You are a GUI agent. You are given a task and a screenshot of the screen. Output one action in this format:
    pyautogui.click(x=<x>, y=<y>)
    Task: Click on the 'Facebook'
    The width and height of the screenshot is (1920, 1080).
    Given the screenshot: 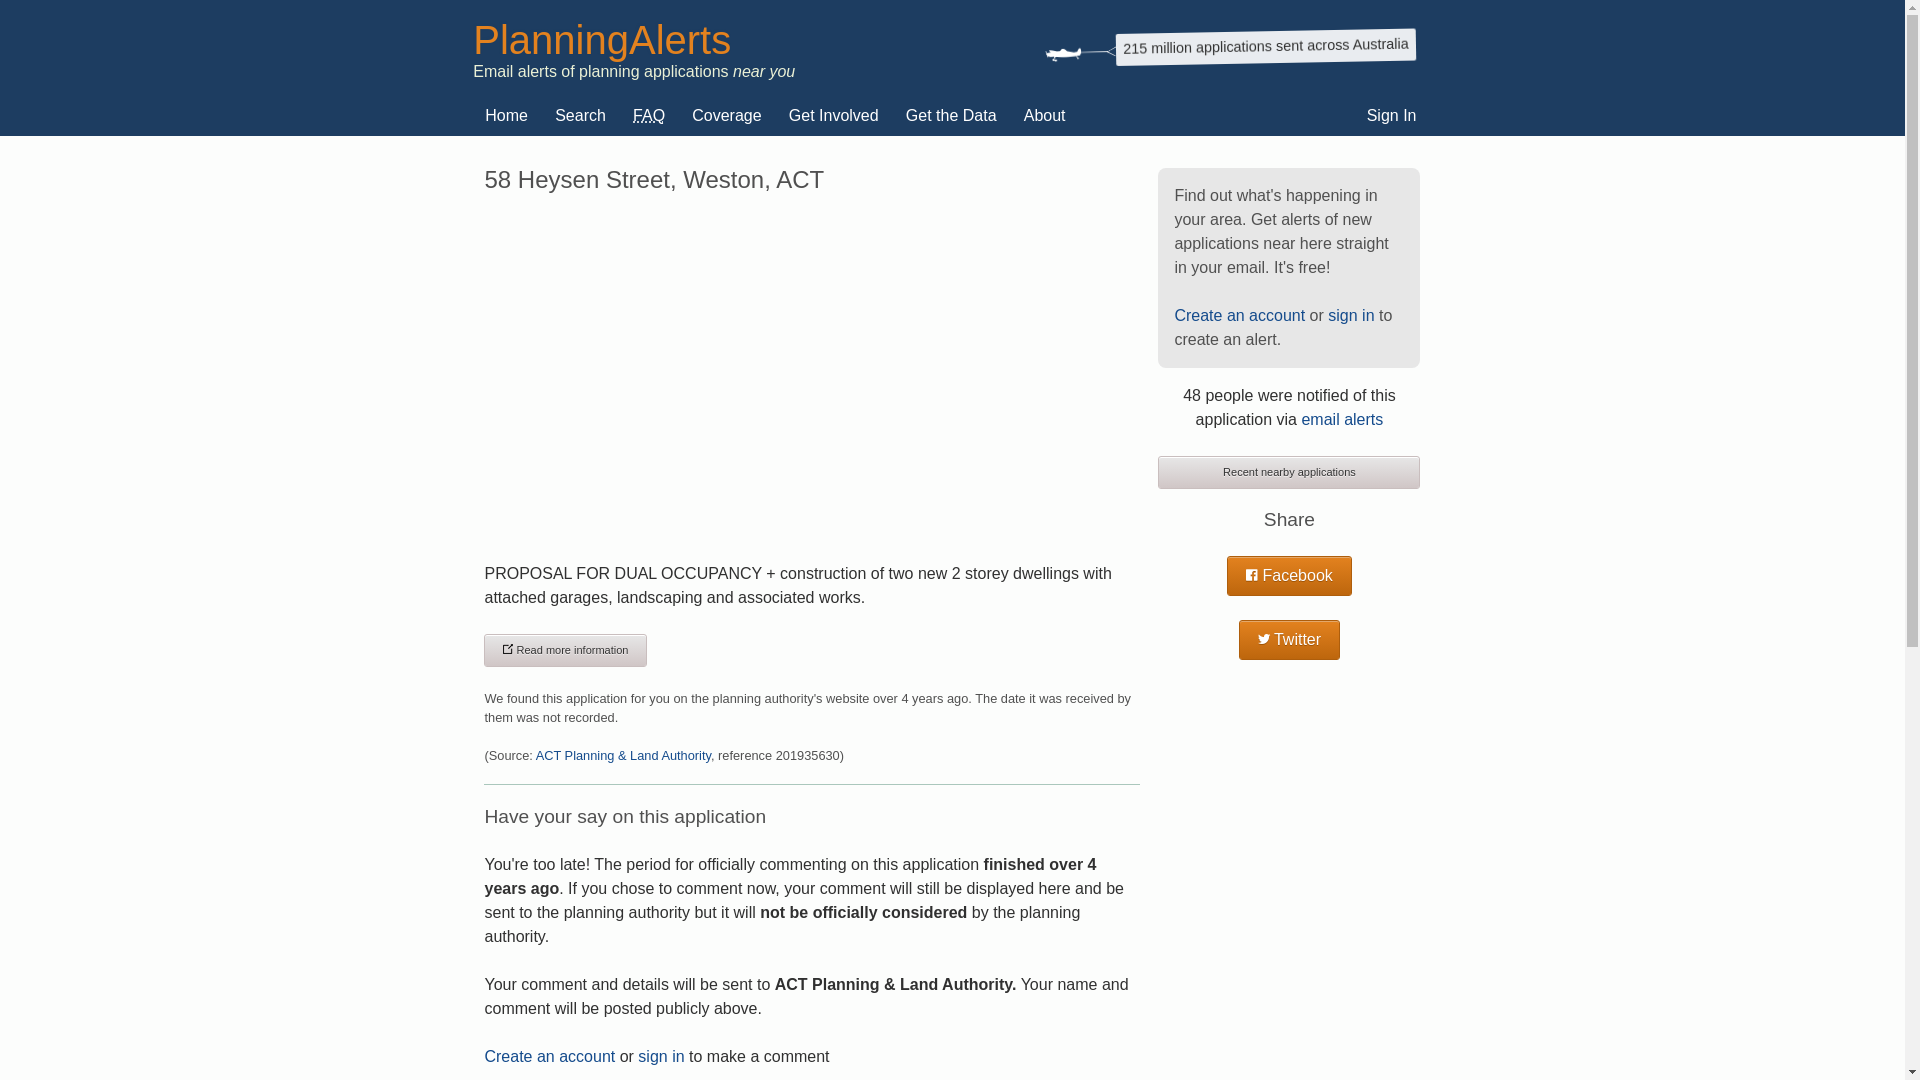 What is the action you would take?
    pyautogui.click(x=1289, y=575)
    